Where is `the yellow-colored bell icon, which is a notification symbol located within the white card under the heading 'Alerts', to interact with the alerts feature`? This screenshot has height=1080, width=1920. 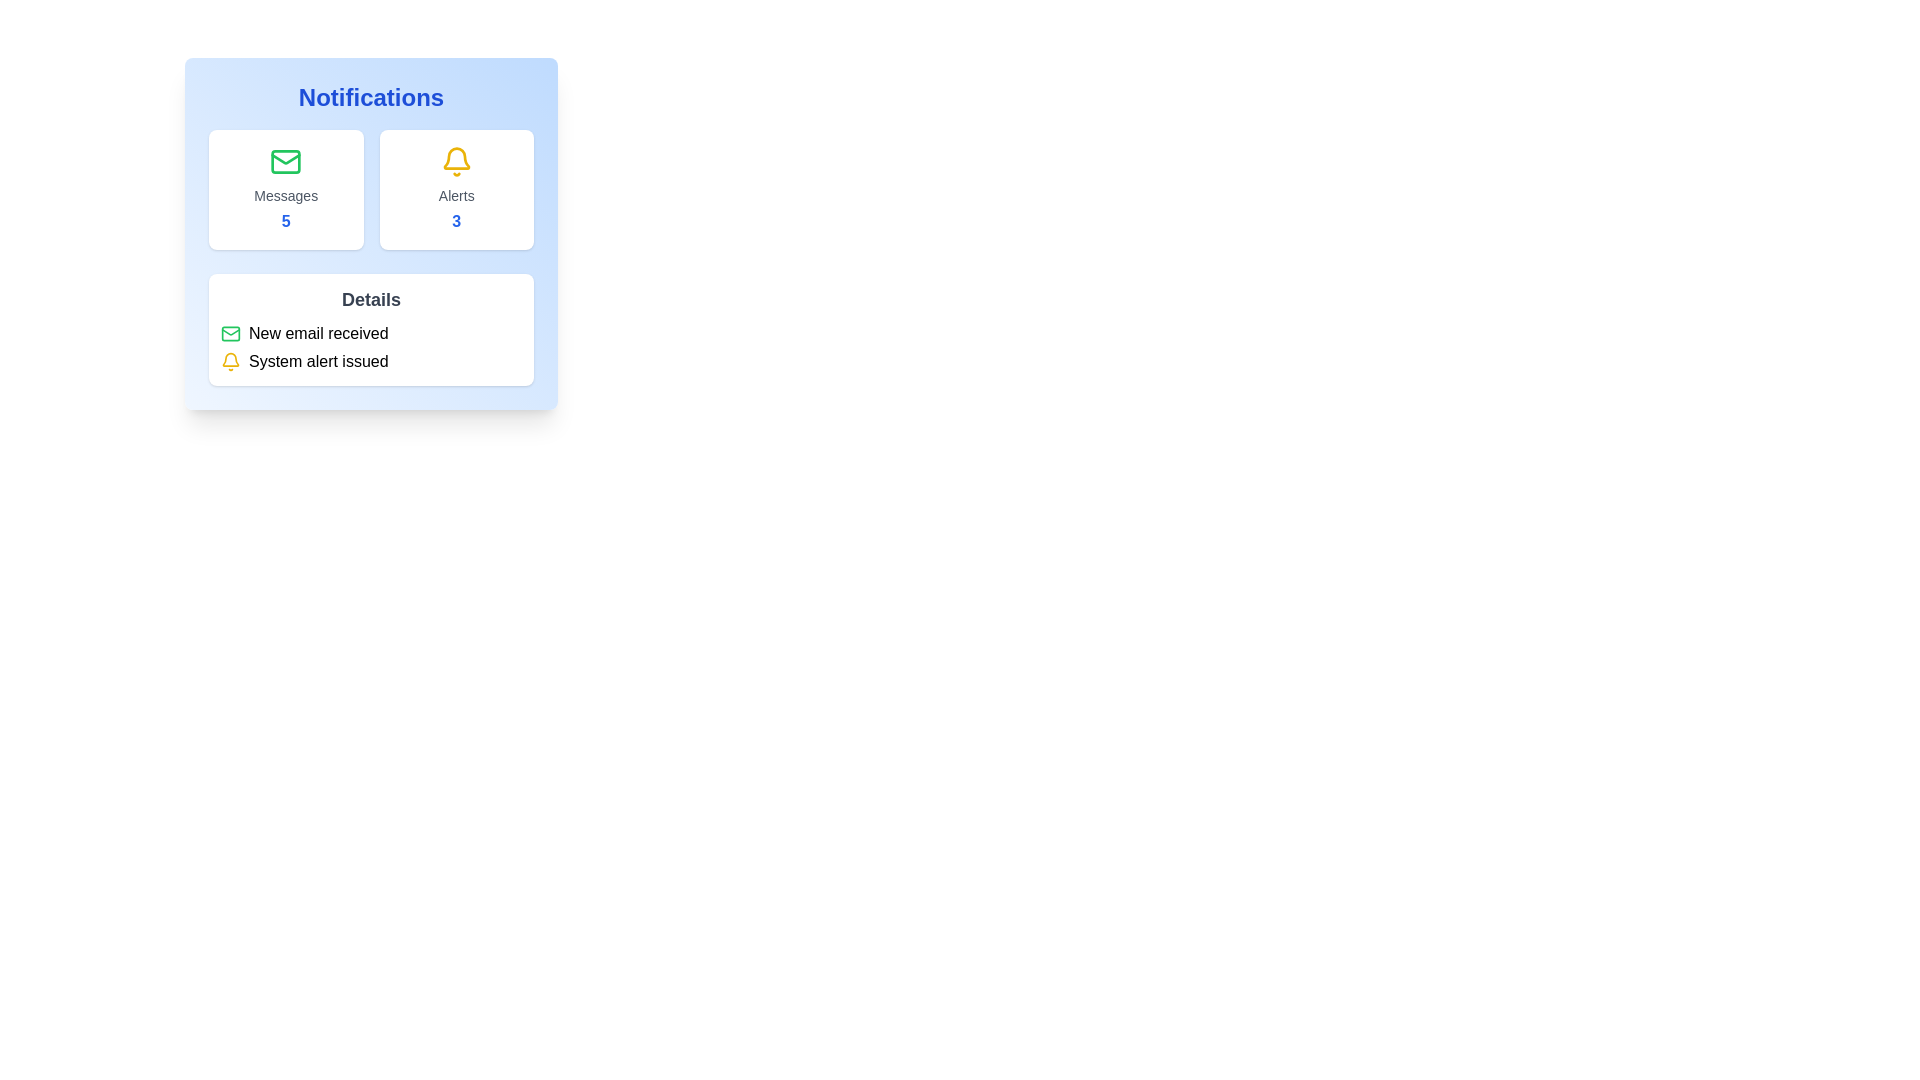
the yellow-colored bell icon, which is a notification symbol located within the white card under the heading 'Alerts', to interact with the alerts feature is located at coordinates (455, 161).